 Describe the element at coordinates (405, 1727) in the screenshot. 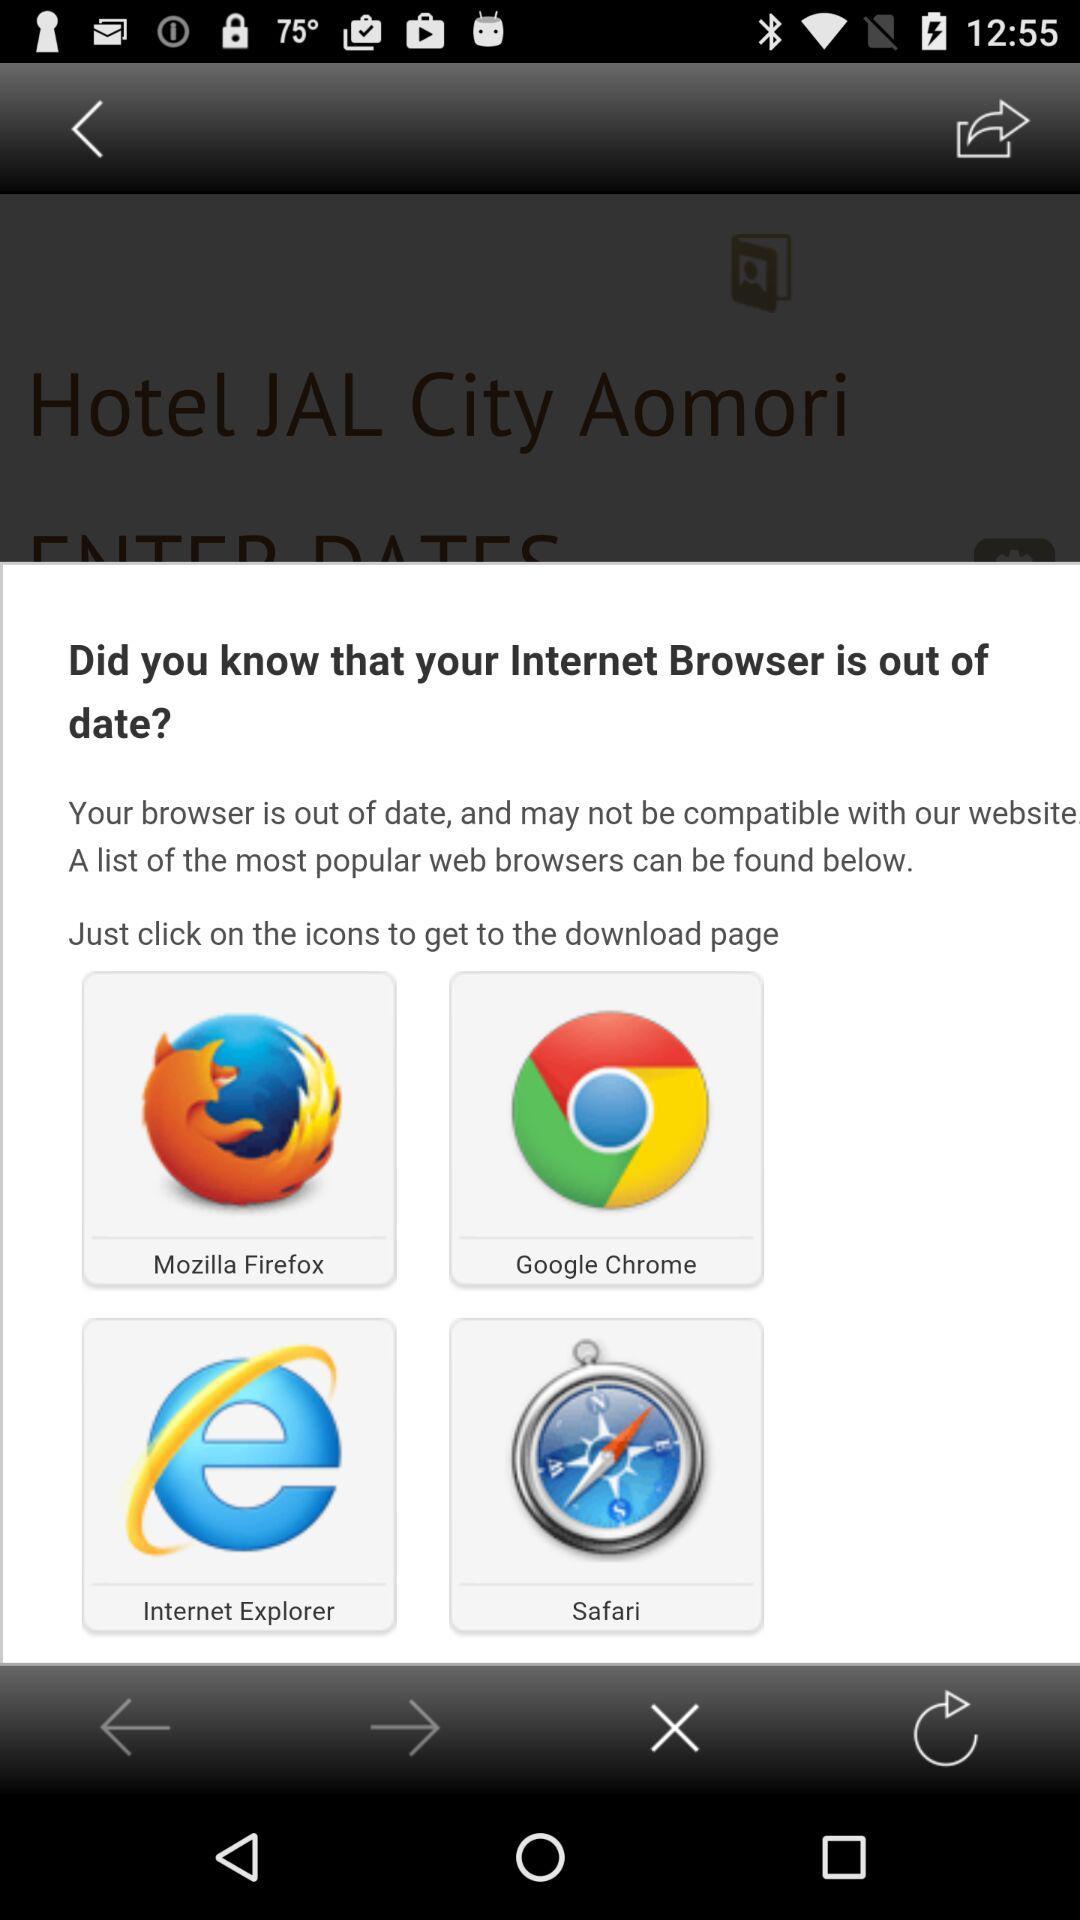

I see `next page` at that location.